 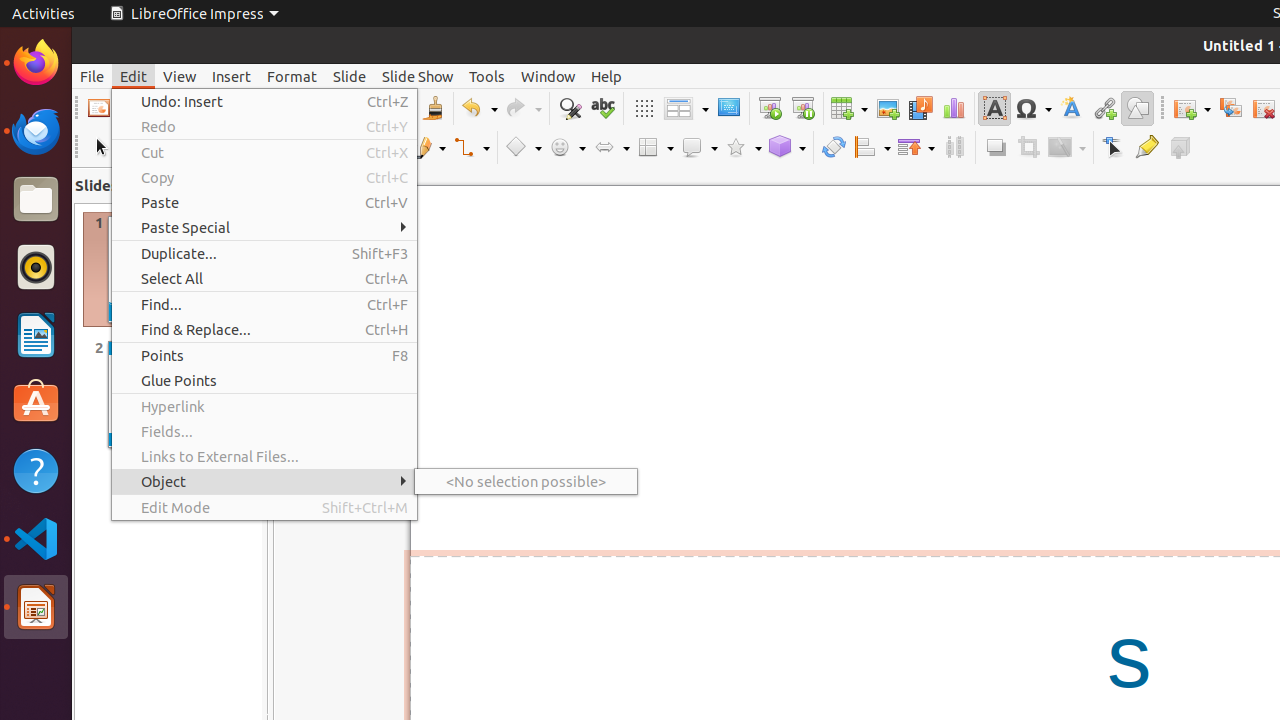 I want to click on 'Files', so click(x=35, y=199).